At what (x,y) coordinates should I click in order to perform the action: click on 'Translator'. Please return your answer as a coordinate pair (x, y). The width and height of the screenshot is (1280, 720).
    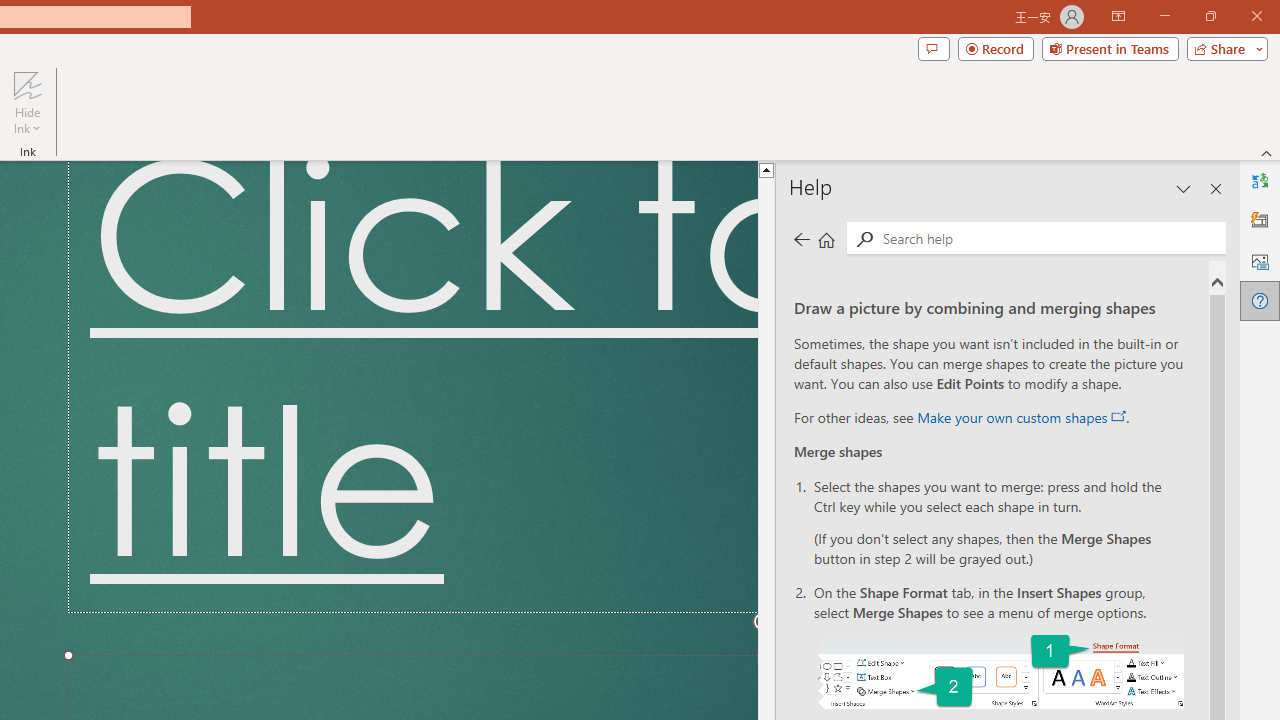
    Looking at the image, I should click on (1259, 181).